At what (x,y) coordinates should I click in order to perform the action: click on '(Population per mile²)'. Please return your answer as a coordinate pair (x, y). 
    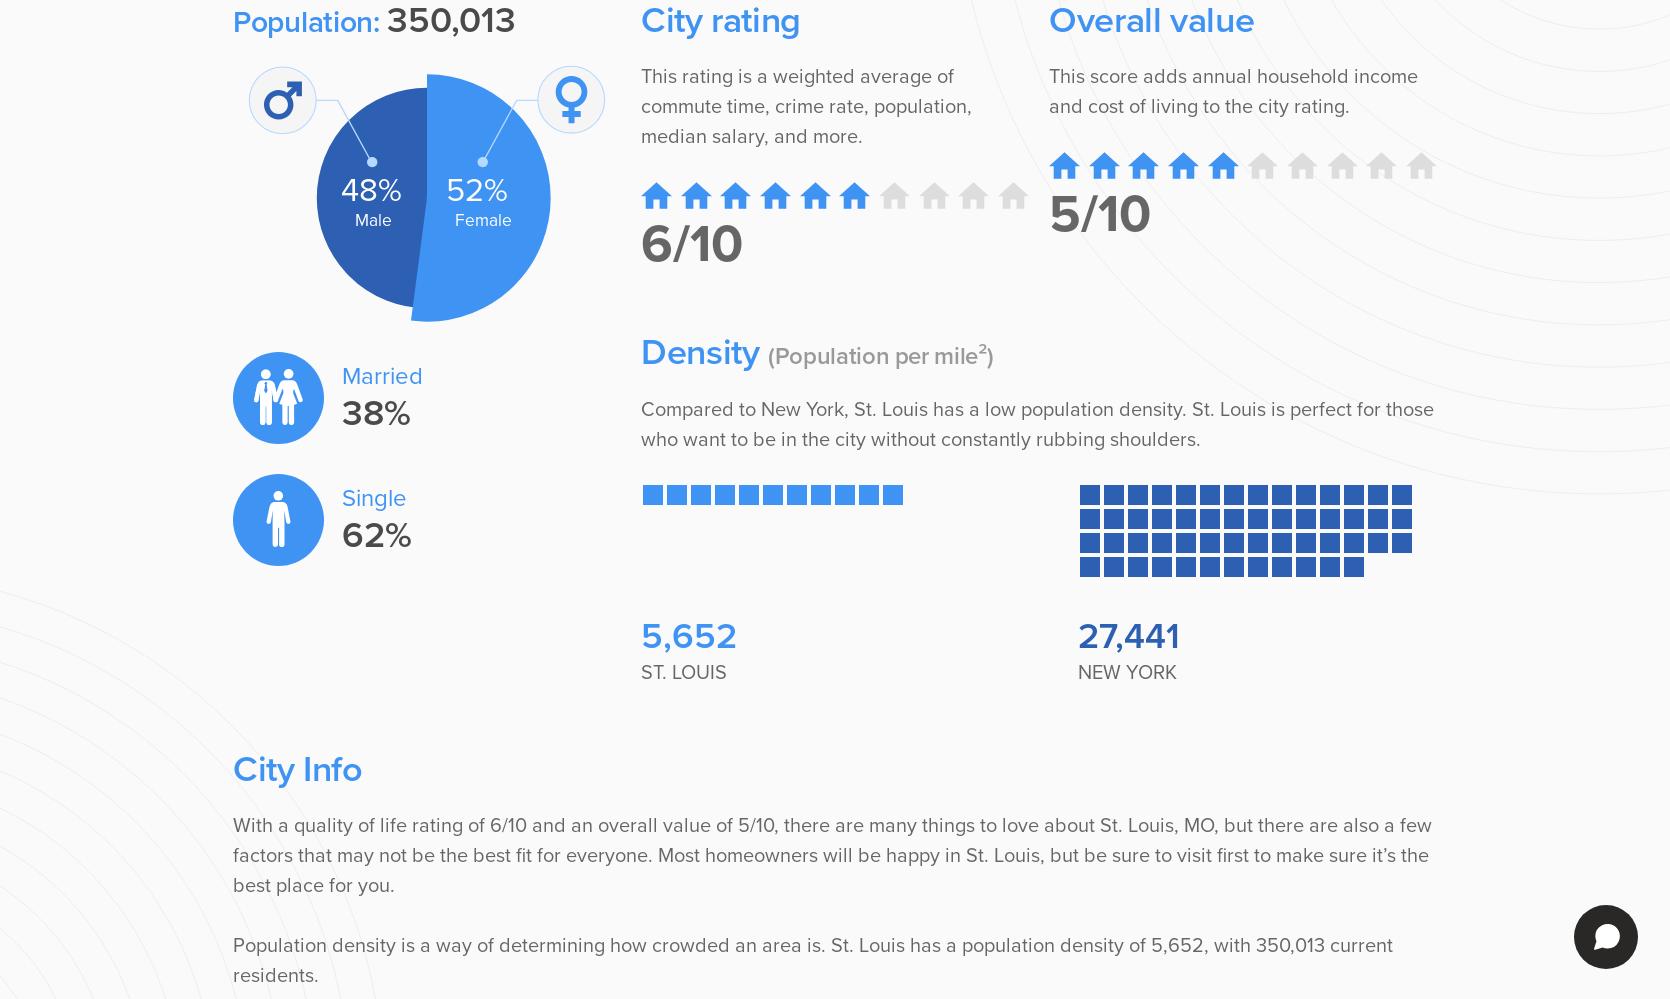
    Looking at the image, I should click on (880, 356).